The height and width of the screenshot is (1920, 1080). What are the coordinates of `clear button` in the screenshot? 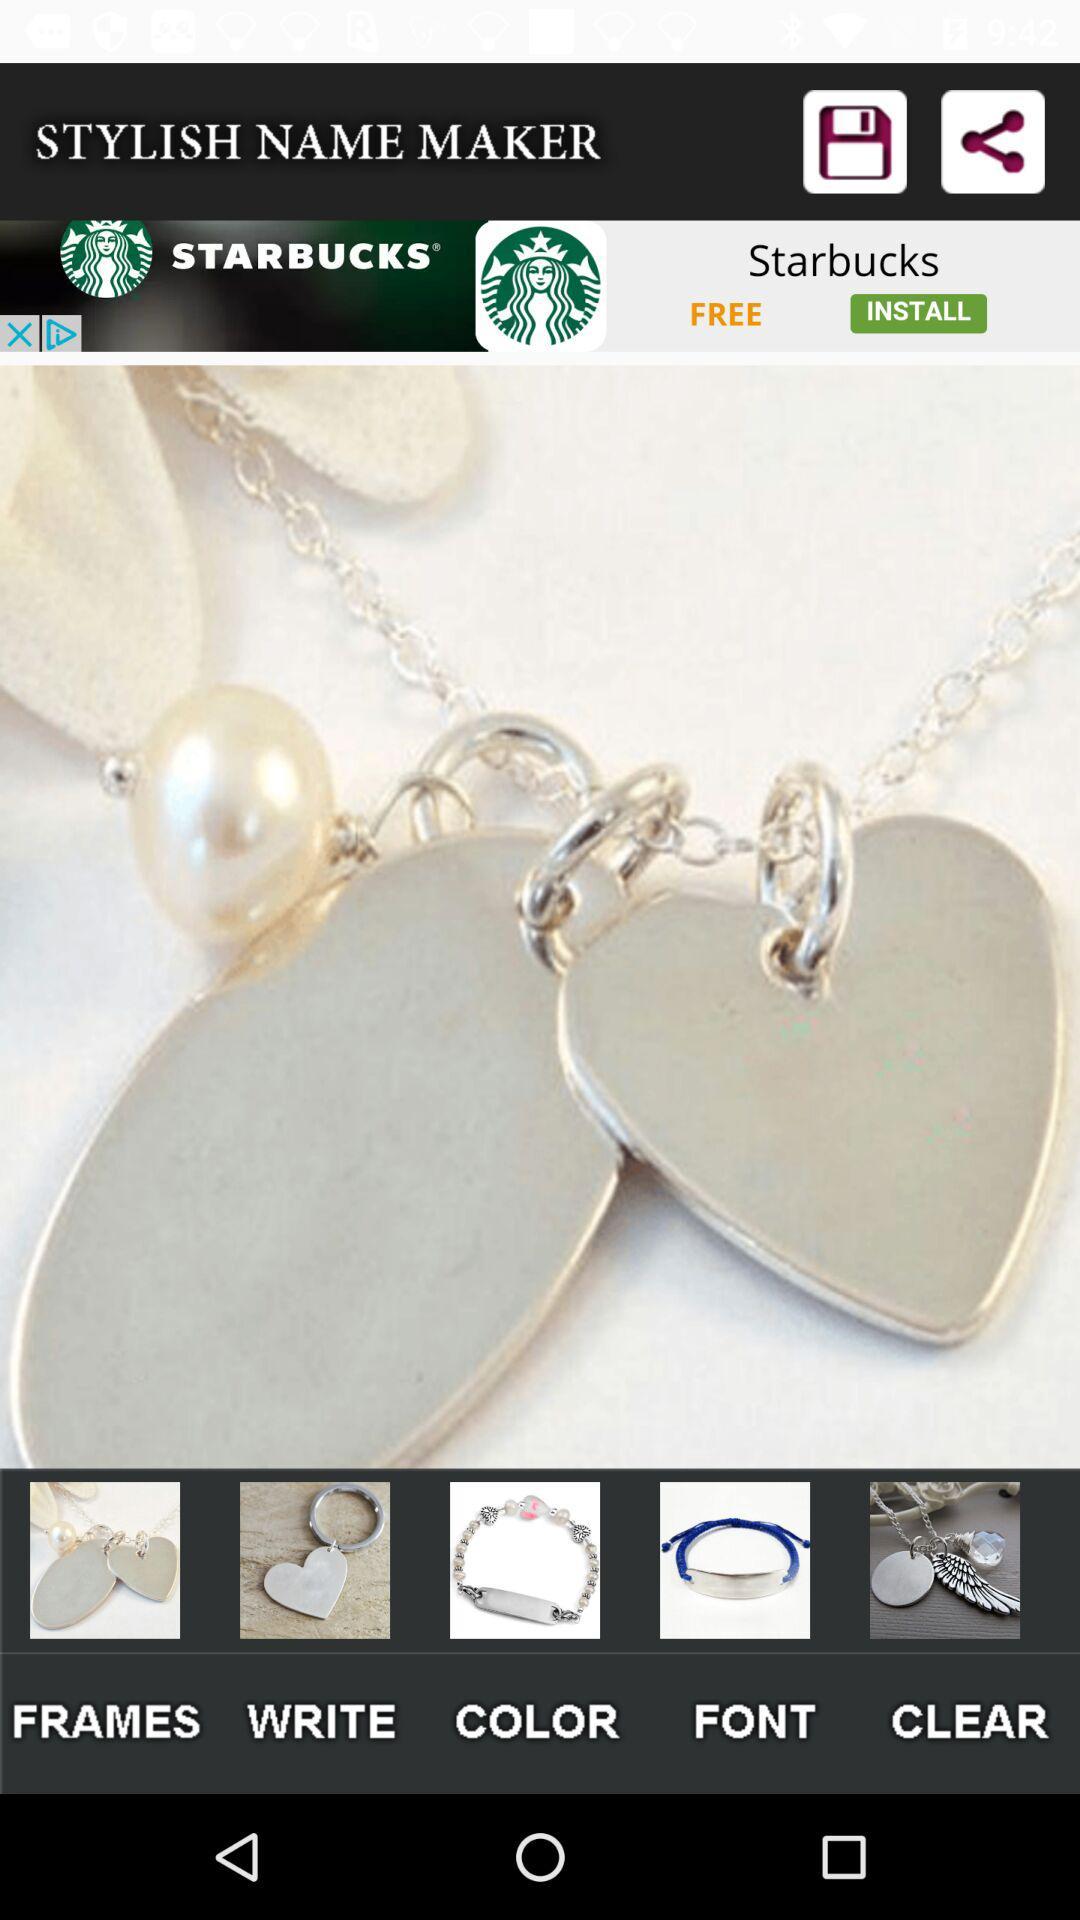 It's located at (971, 1722).